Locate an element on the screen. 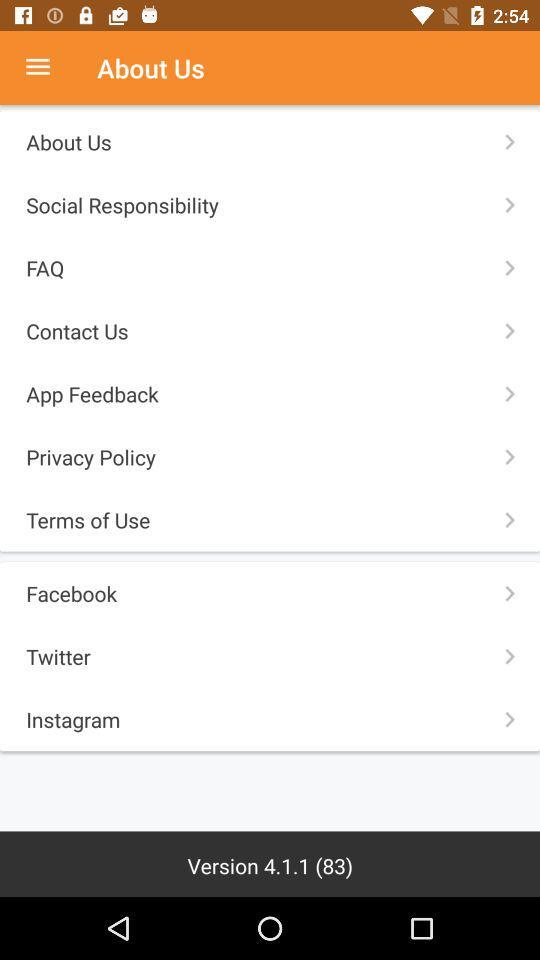  the icon to the left of about us is located at coordinates (48, 68).